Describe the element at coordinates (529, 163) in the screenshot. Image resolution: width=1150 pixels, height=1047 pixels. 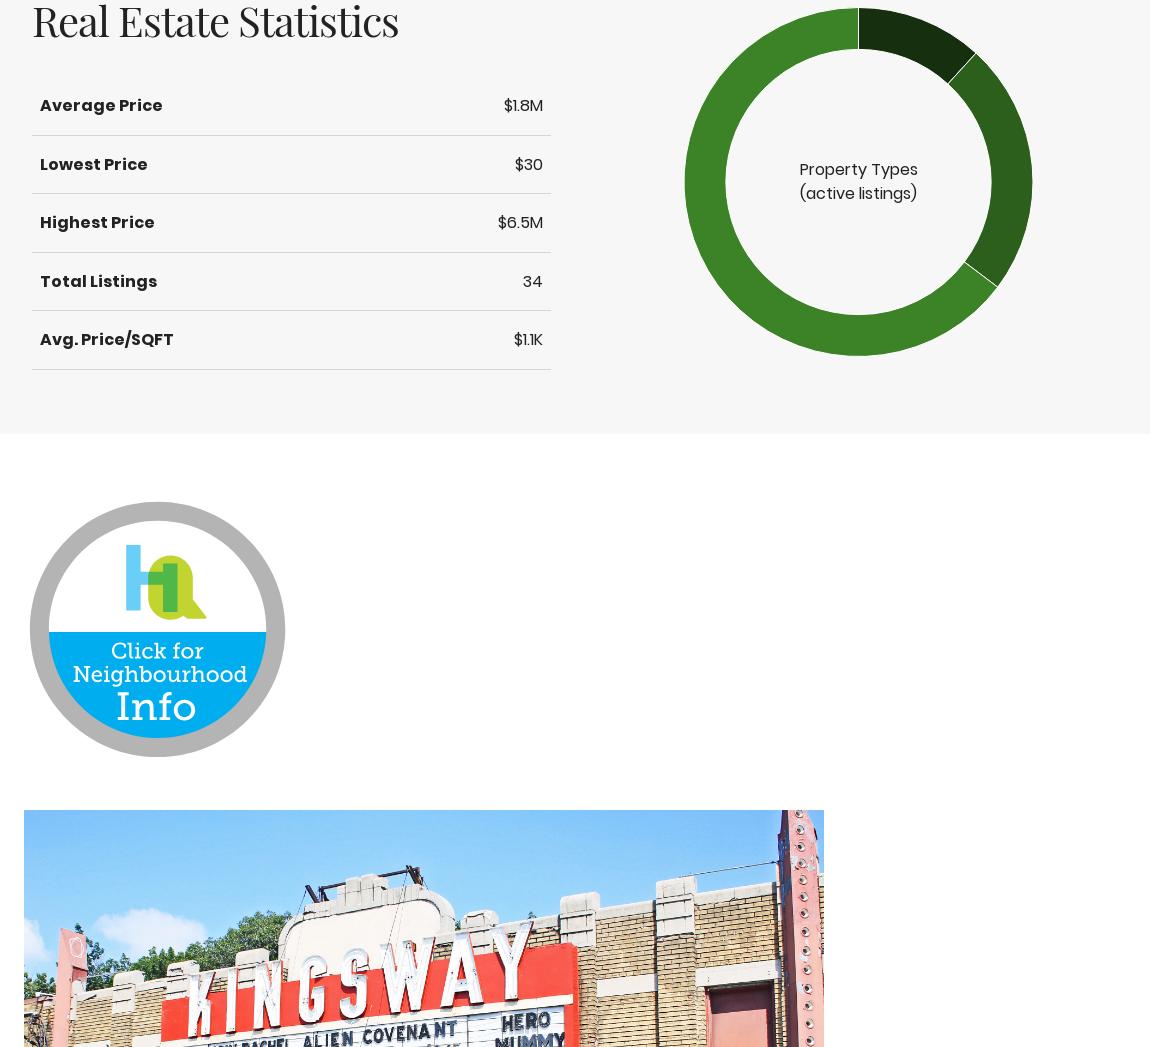
I see `'$30'` at that location.